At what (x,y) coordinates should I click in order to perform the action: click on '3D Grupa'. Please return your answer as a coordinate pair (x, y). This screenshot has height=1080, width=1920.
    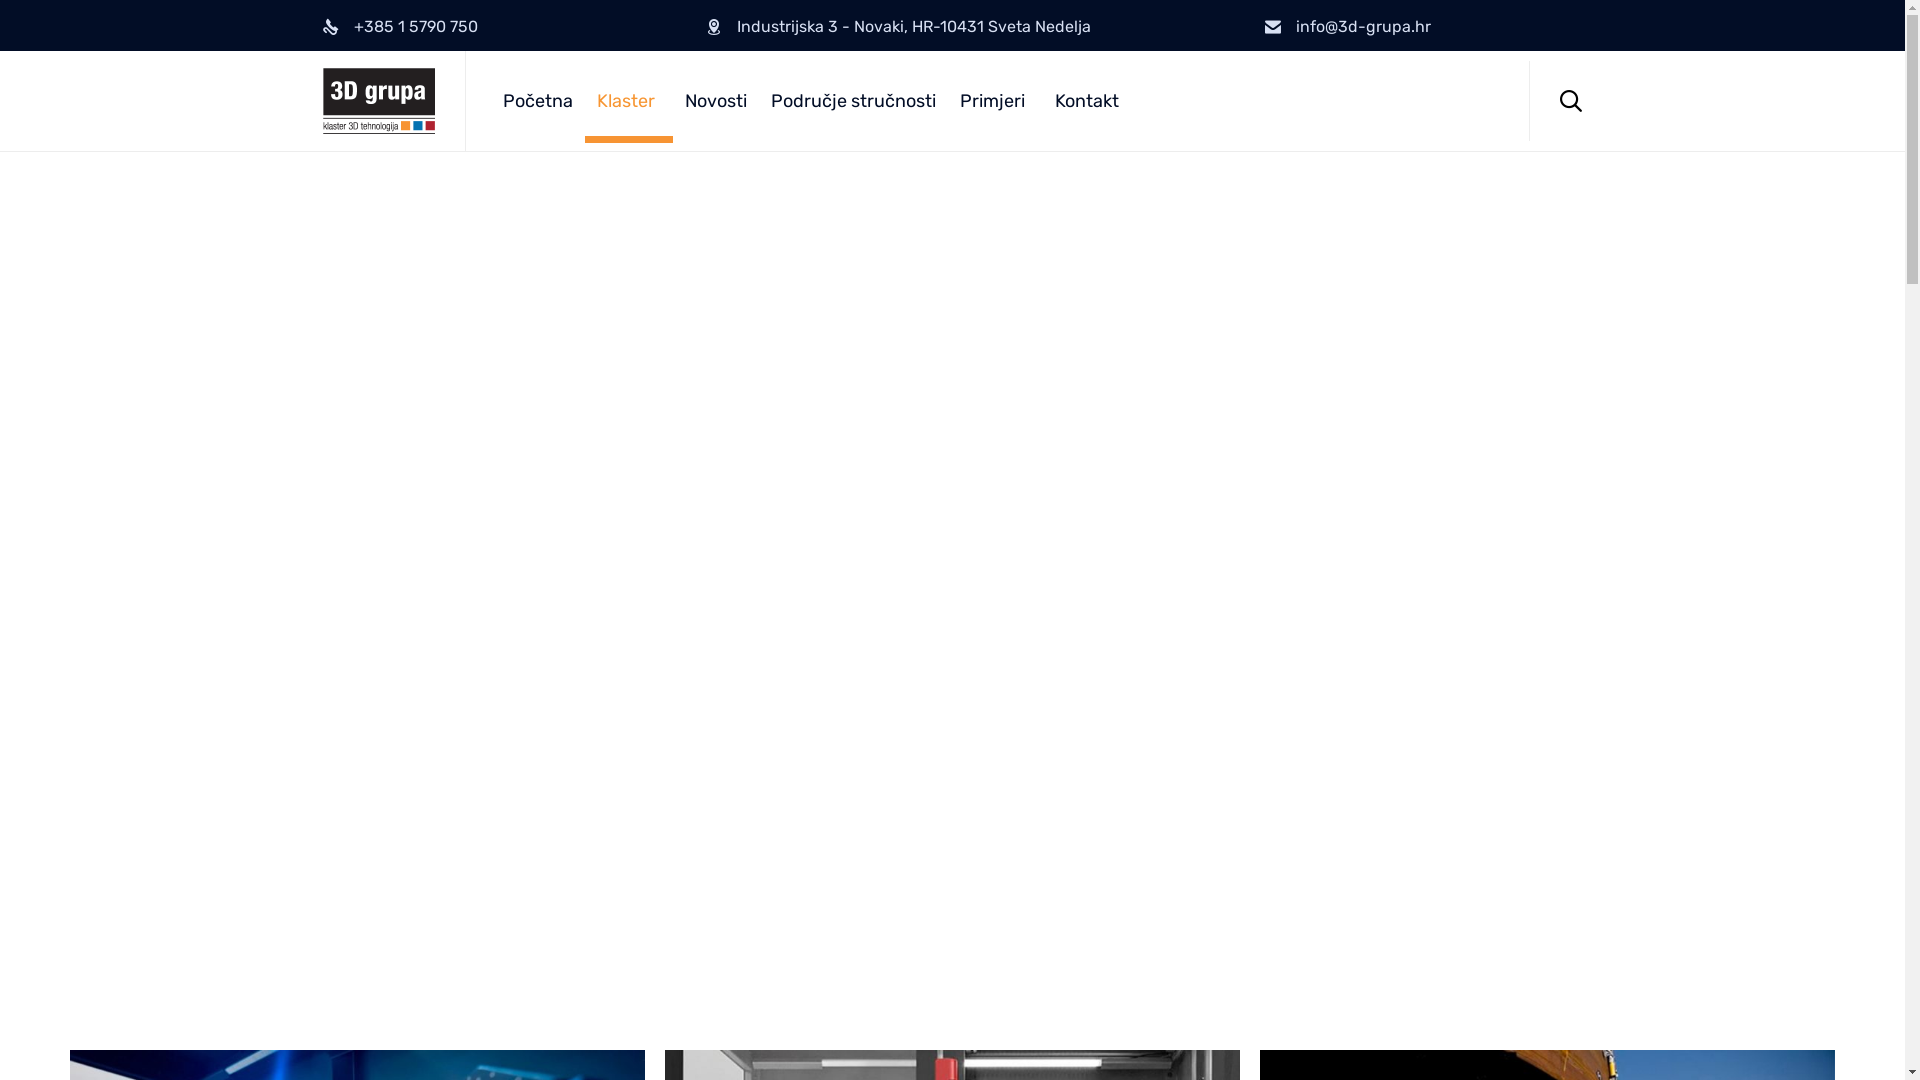
    Looking at the image, I should click on (378, 100).